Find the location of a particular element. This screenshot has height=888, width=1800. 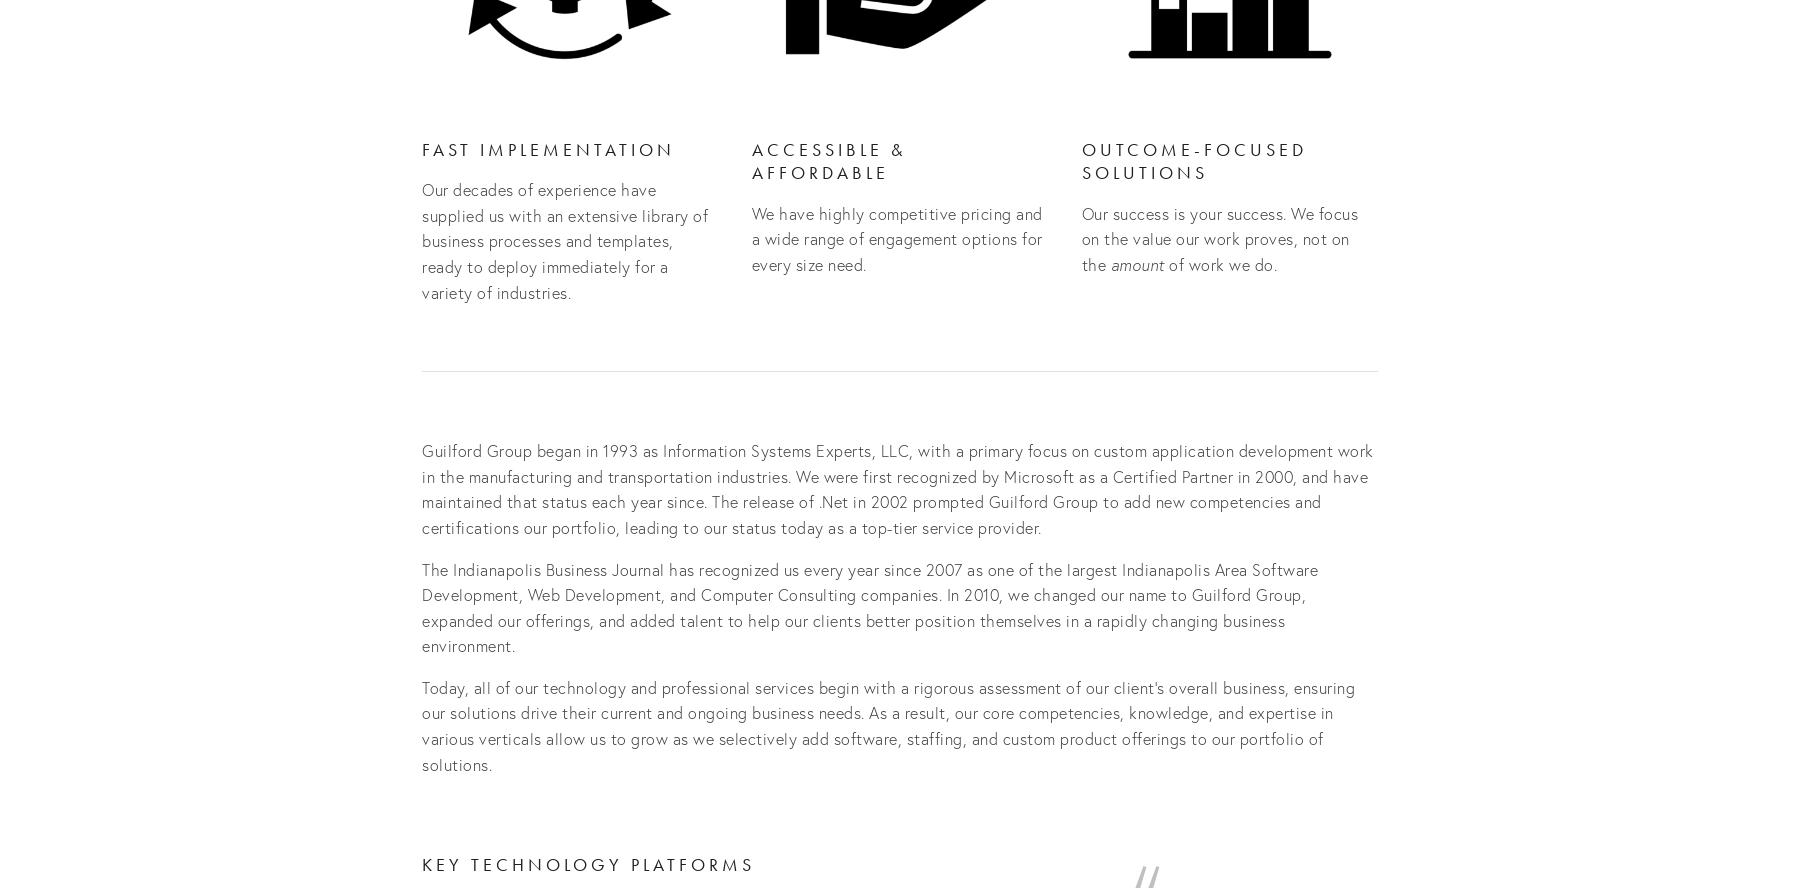

'Guilford Group began in 1993 as Information Systems Experts, LLC, with a primary focus on custom application development work in the manufacturing and transportation industries. We were first recognized by Microsoft as a Certified Partner in 2000, and have maintained that status each year since. The release of .Net in 2002 prompted Guilford Group to add new competencies and certifications our portfolio, leading to our status today as a top-tier service provider.' is located at coordinates (421, 488).